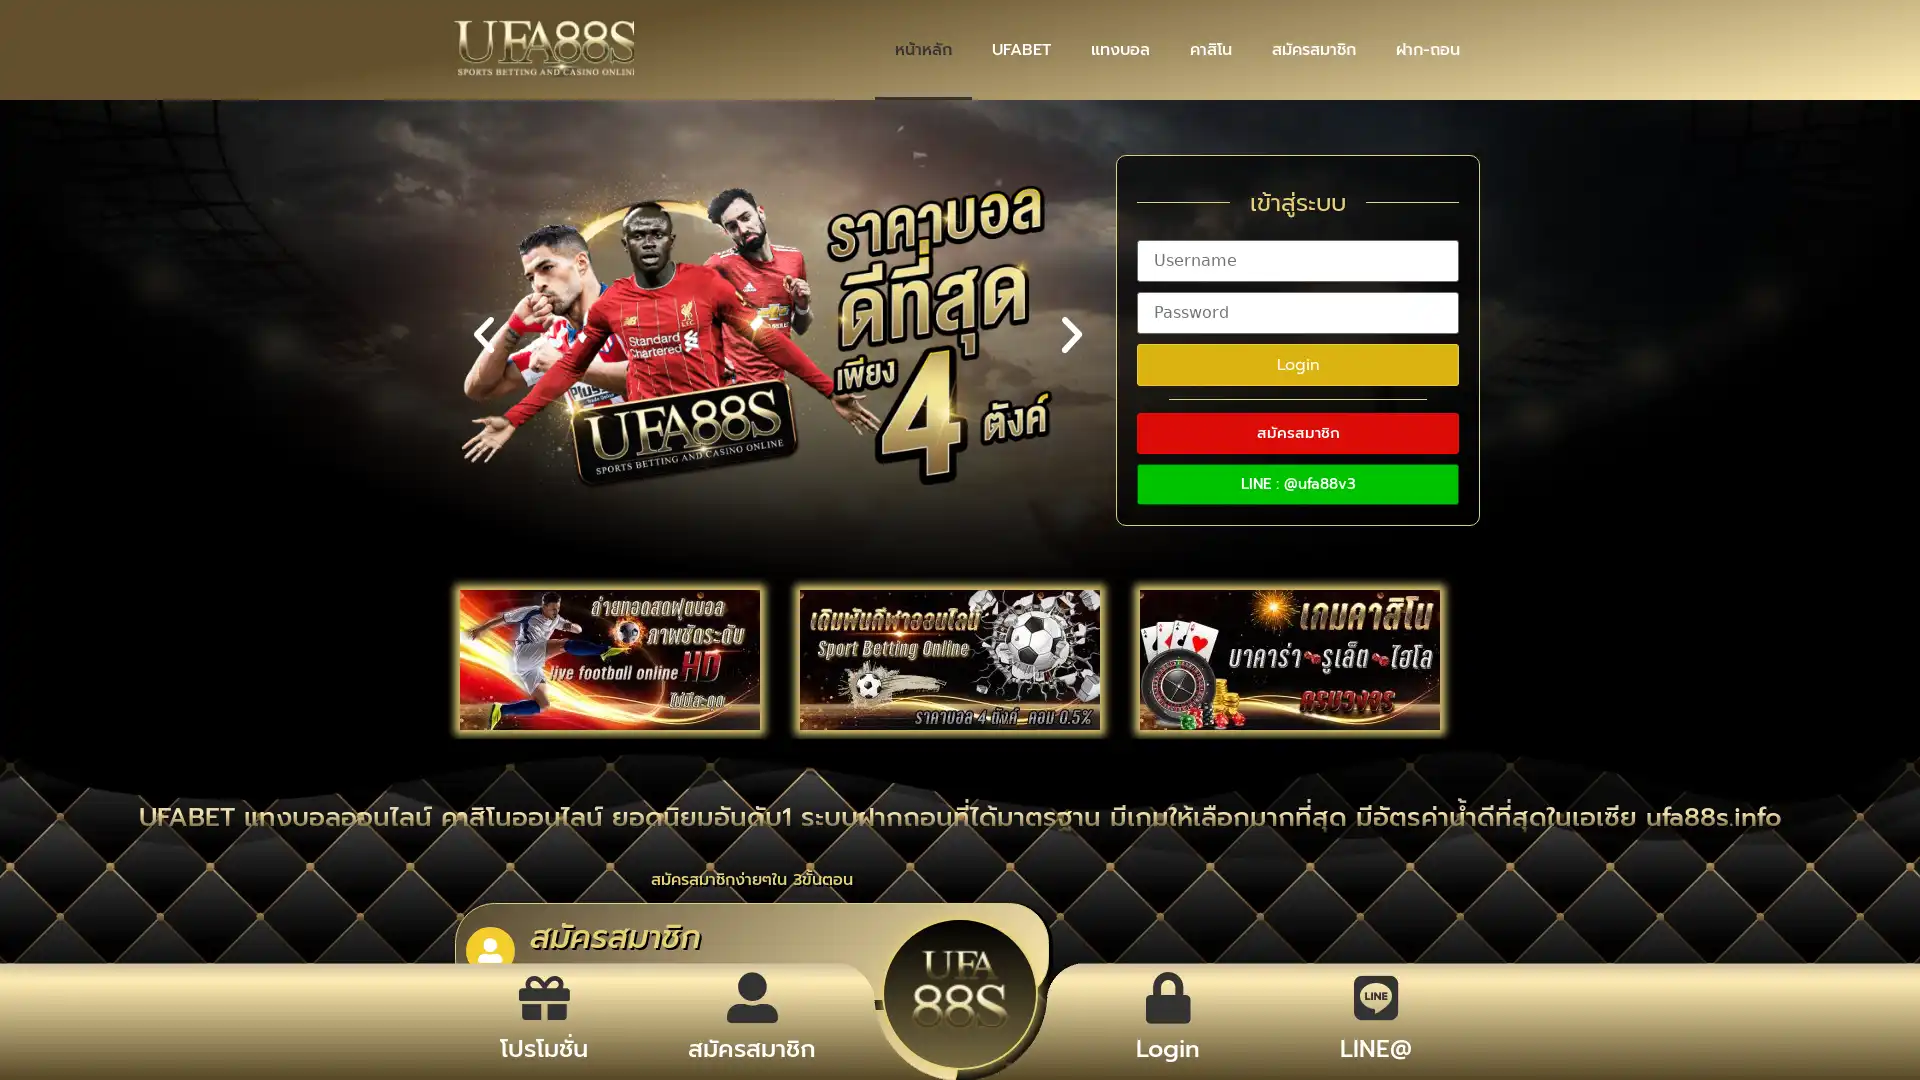  I want to click on LINE : @ufa88v3, so click(1297, 483).